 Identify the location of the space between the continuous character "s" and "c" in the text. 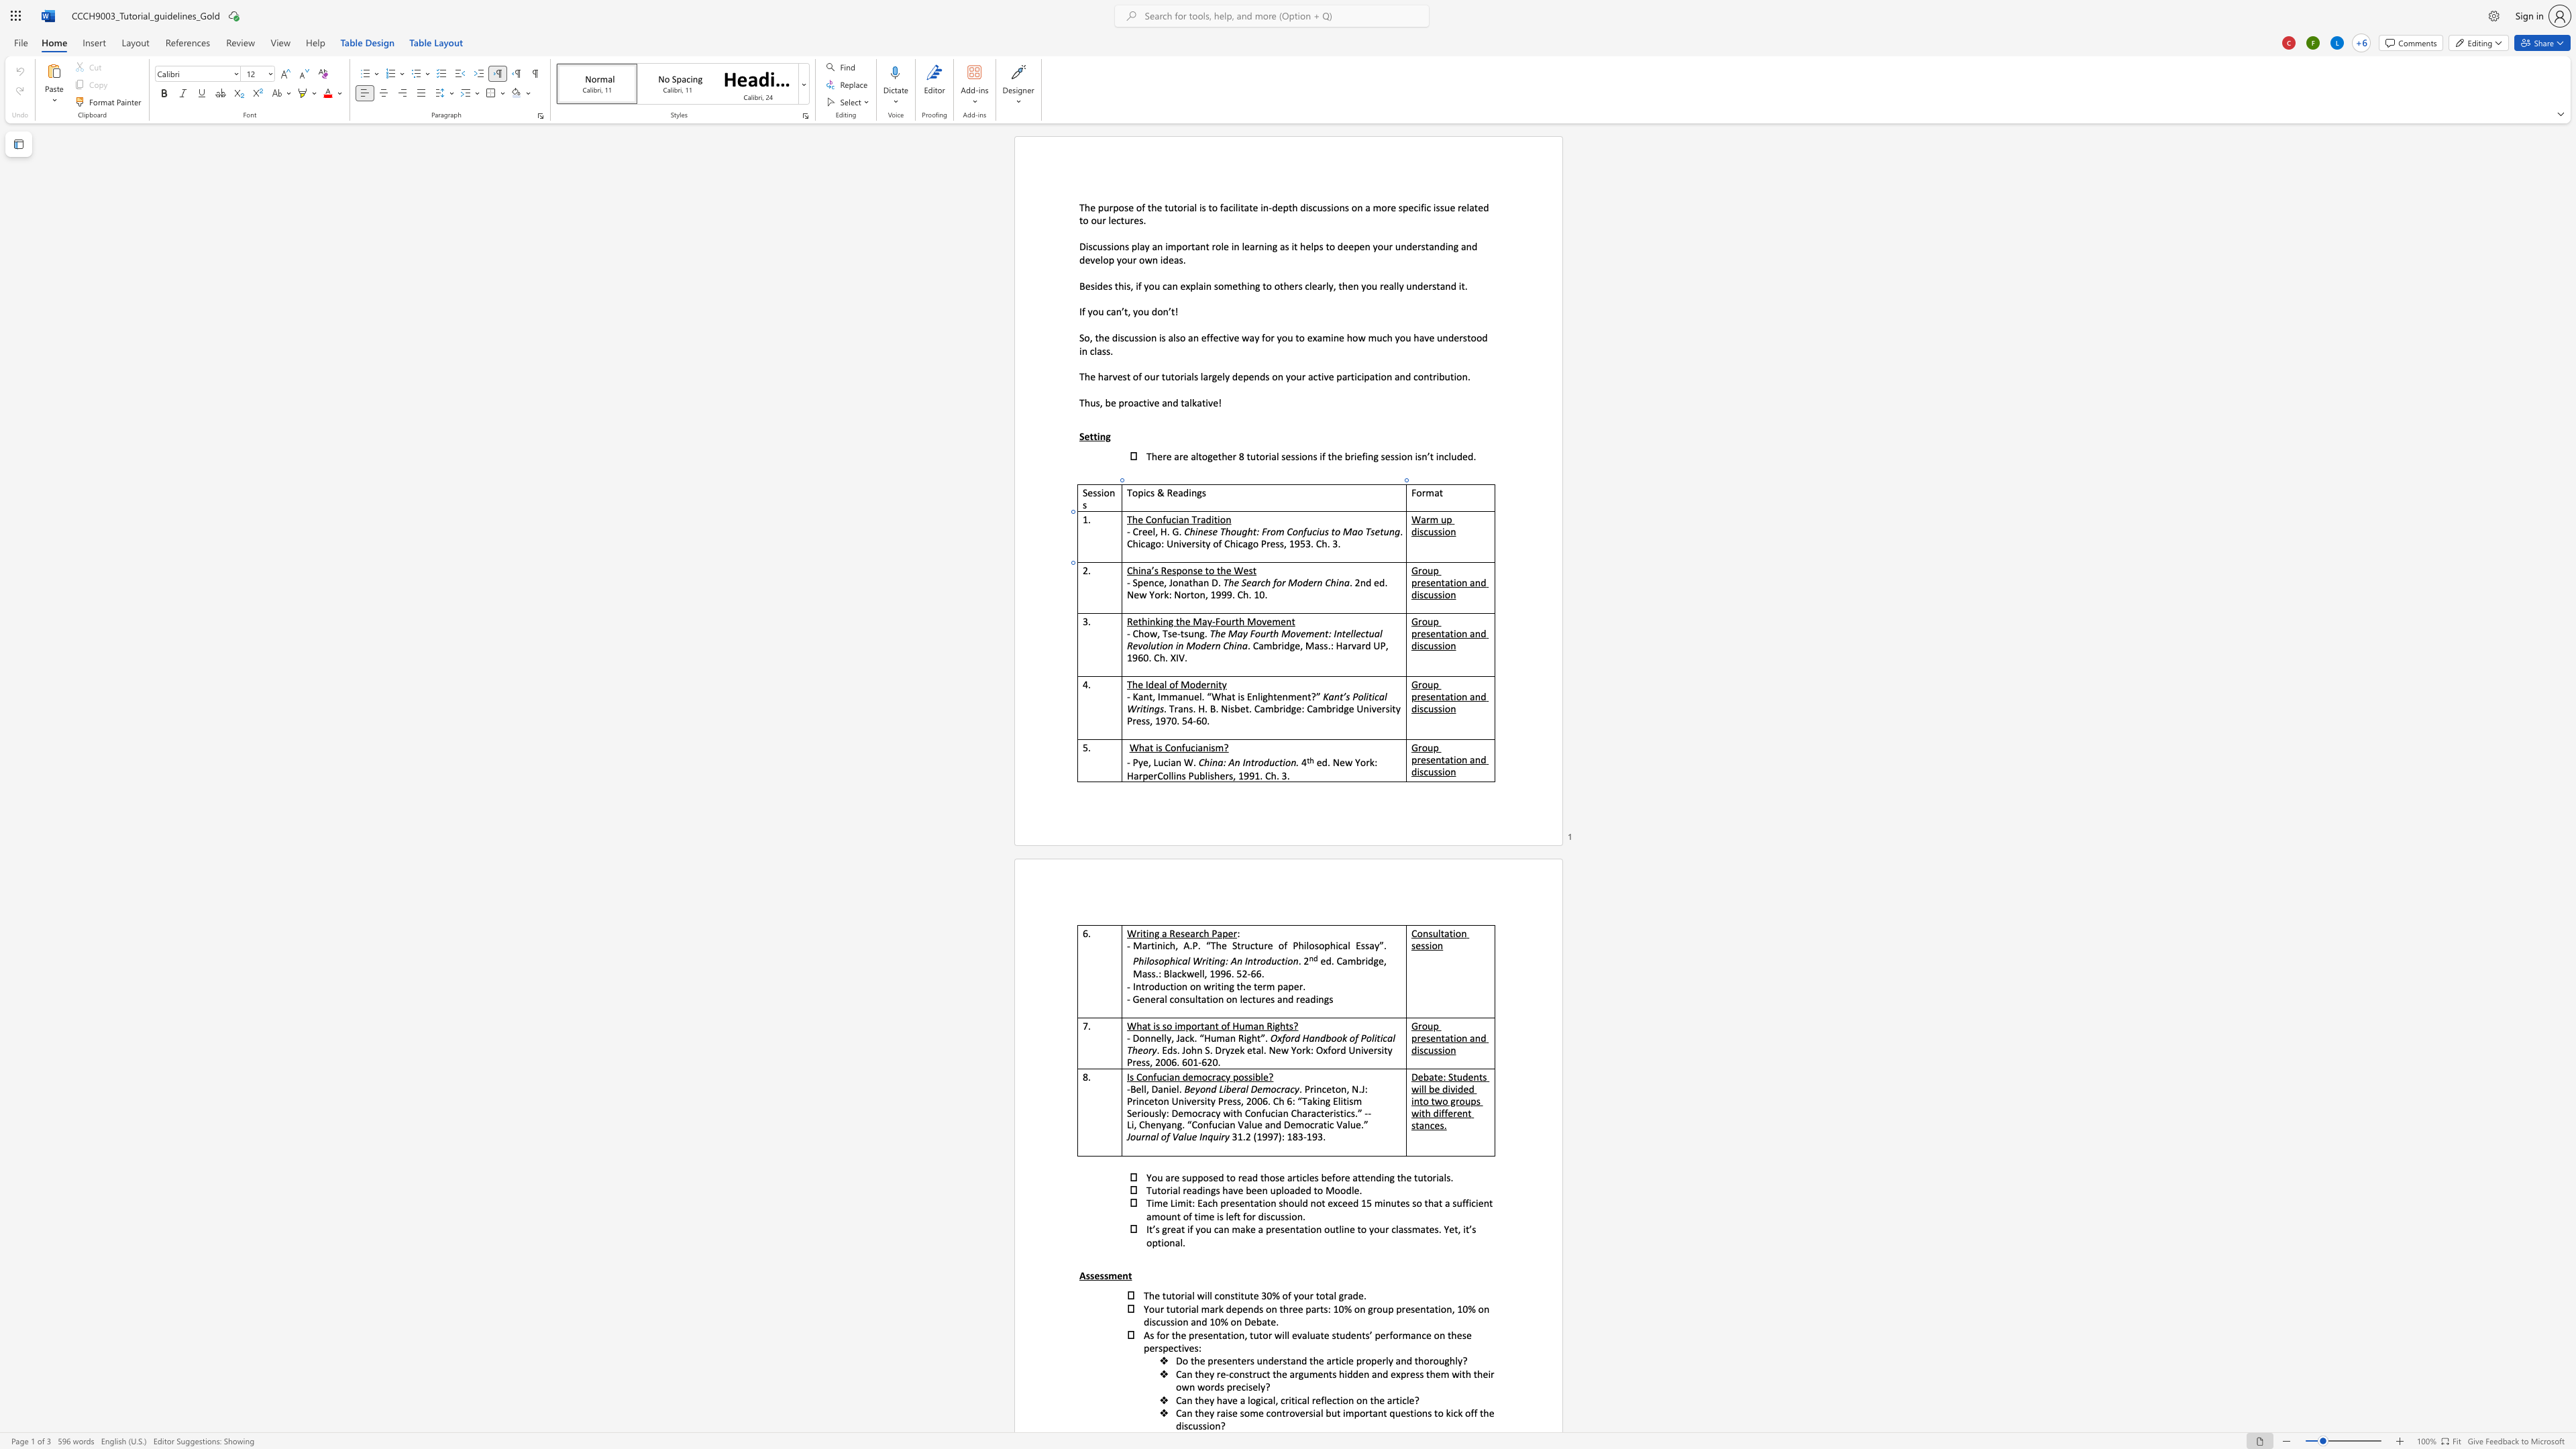
(1423, 531).